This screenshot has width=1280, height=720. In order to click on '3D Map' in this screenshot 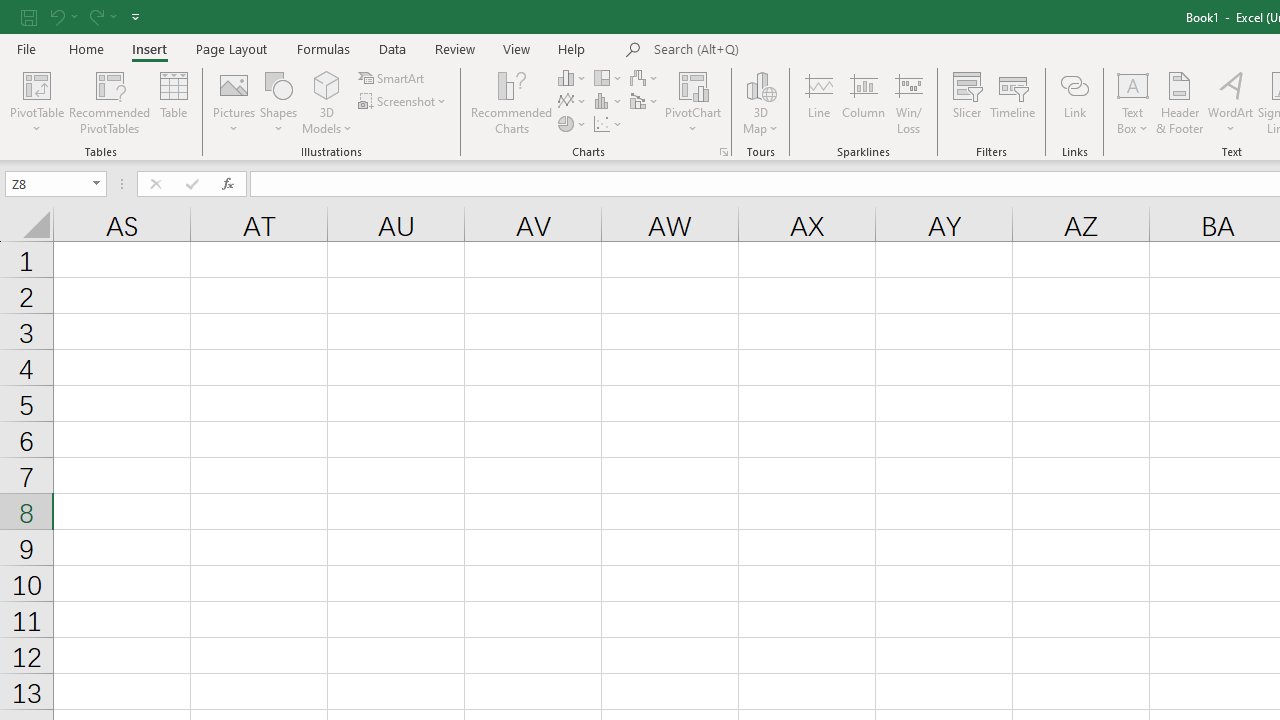, I will do `click(759, 103)`.